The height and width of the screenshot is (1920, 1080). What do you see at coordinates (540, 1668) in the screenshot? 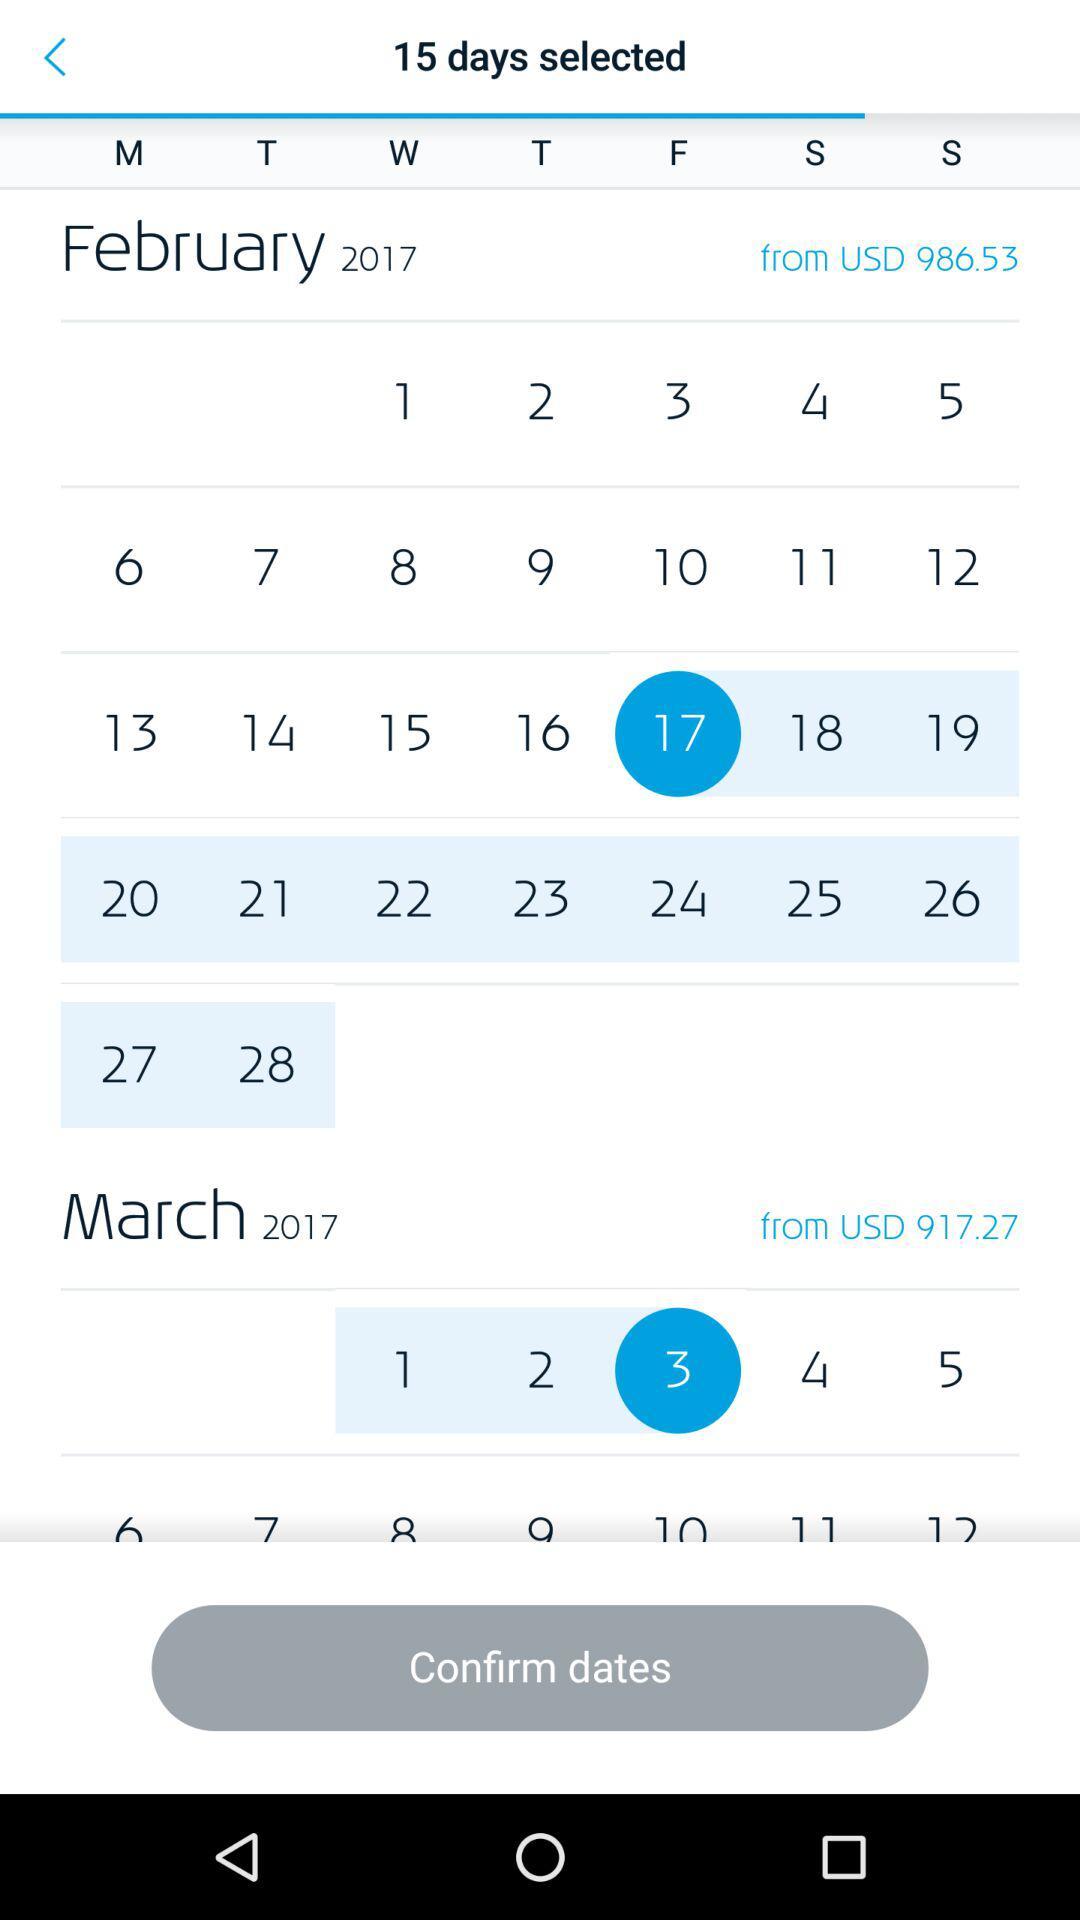
I see `the confirm dates` at bounding box center [540, 1668].